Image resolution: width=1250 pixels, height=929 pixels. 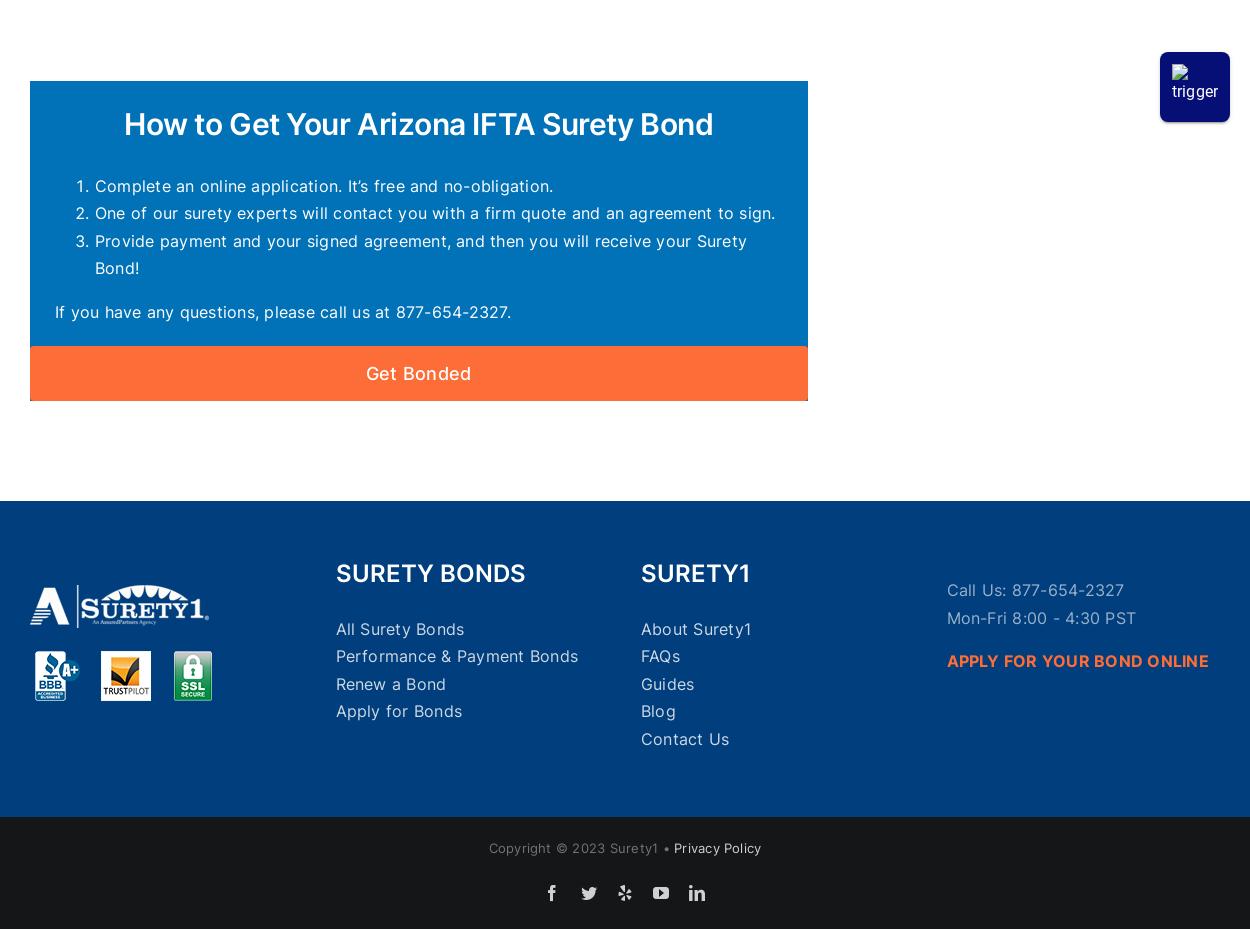 What do you see at coordinates (695, 627) in the screenshot?
I see `'About Surety1'` at bounding box center [695, 627].